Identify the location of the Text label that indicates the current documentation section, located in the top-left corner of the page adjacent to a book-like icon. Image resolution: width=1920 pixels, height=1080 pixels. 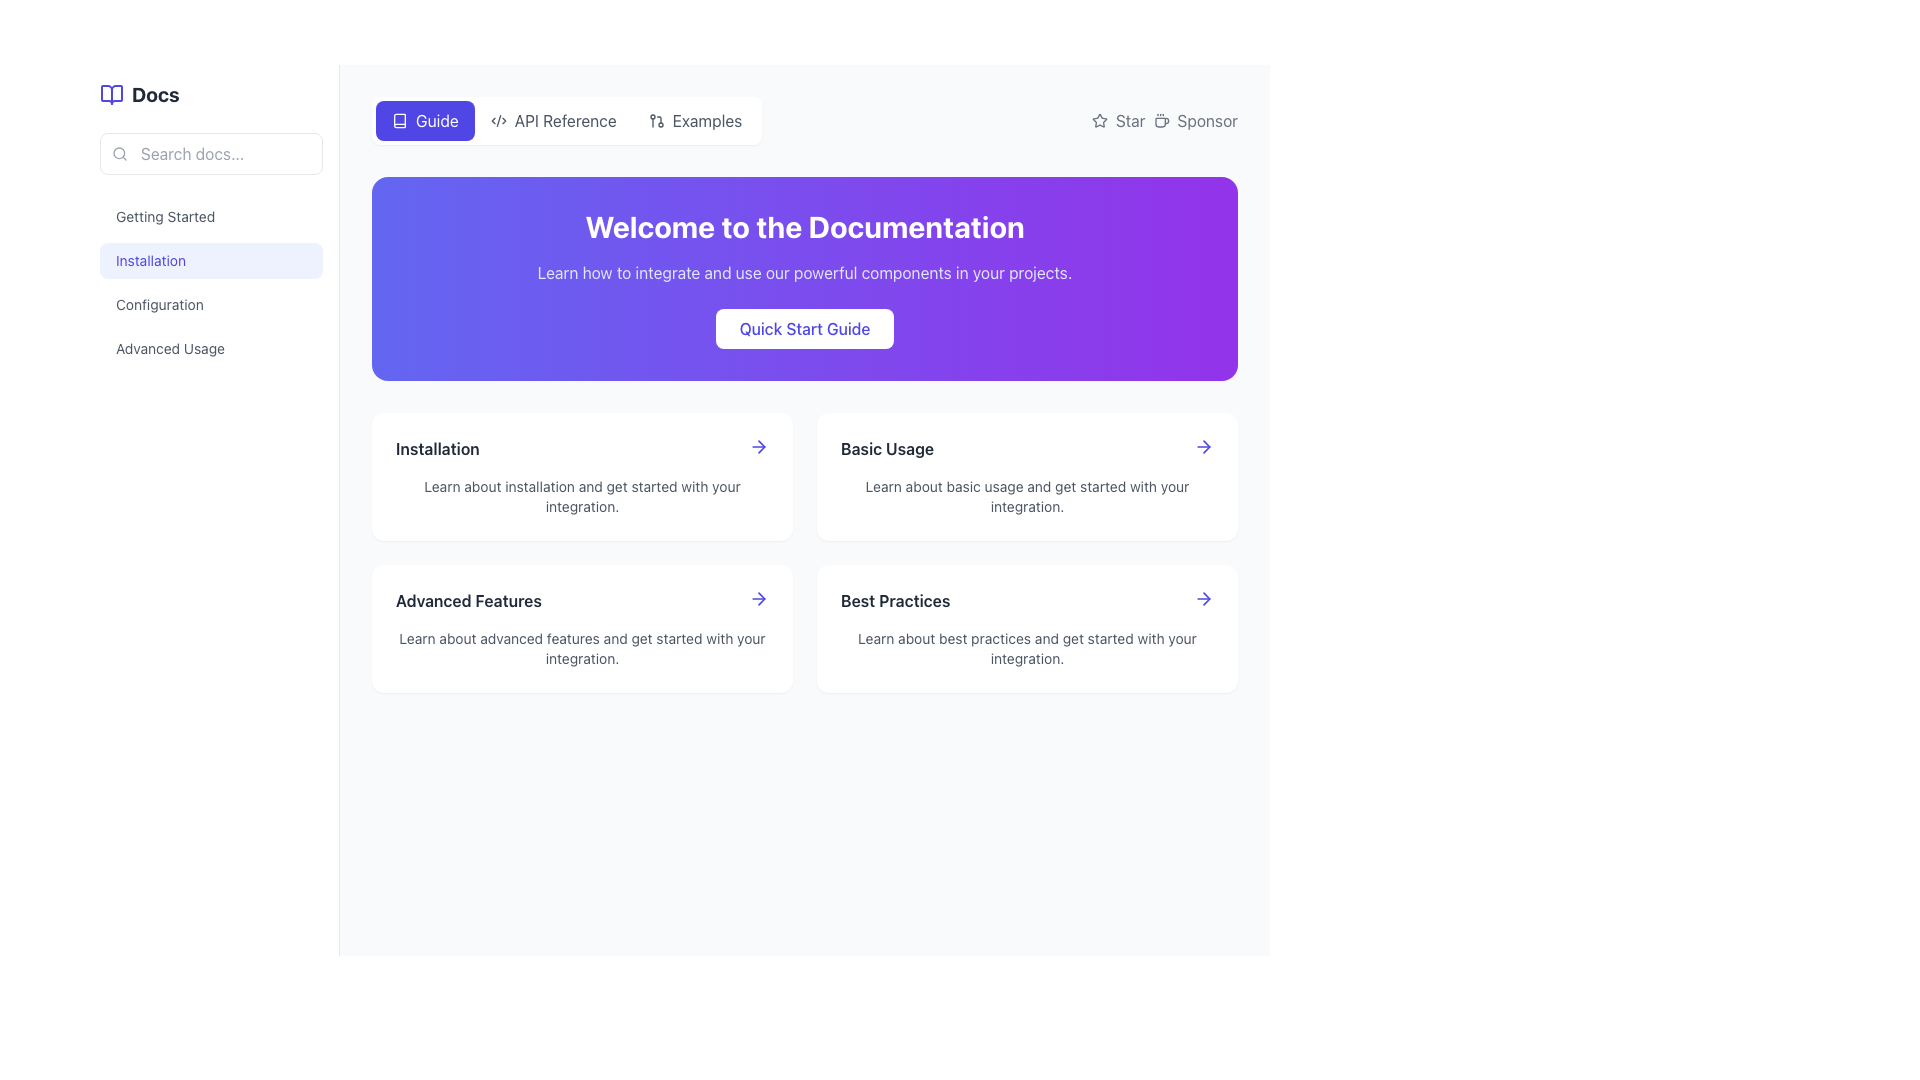
(154, 95).